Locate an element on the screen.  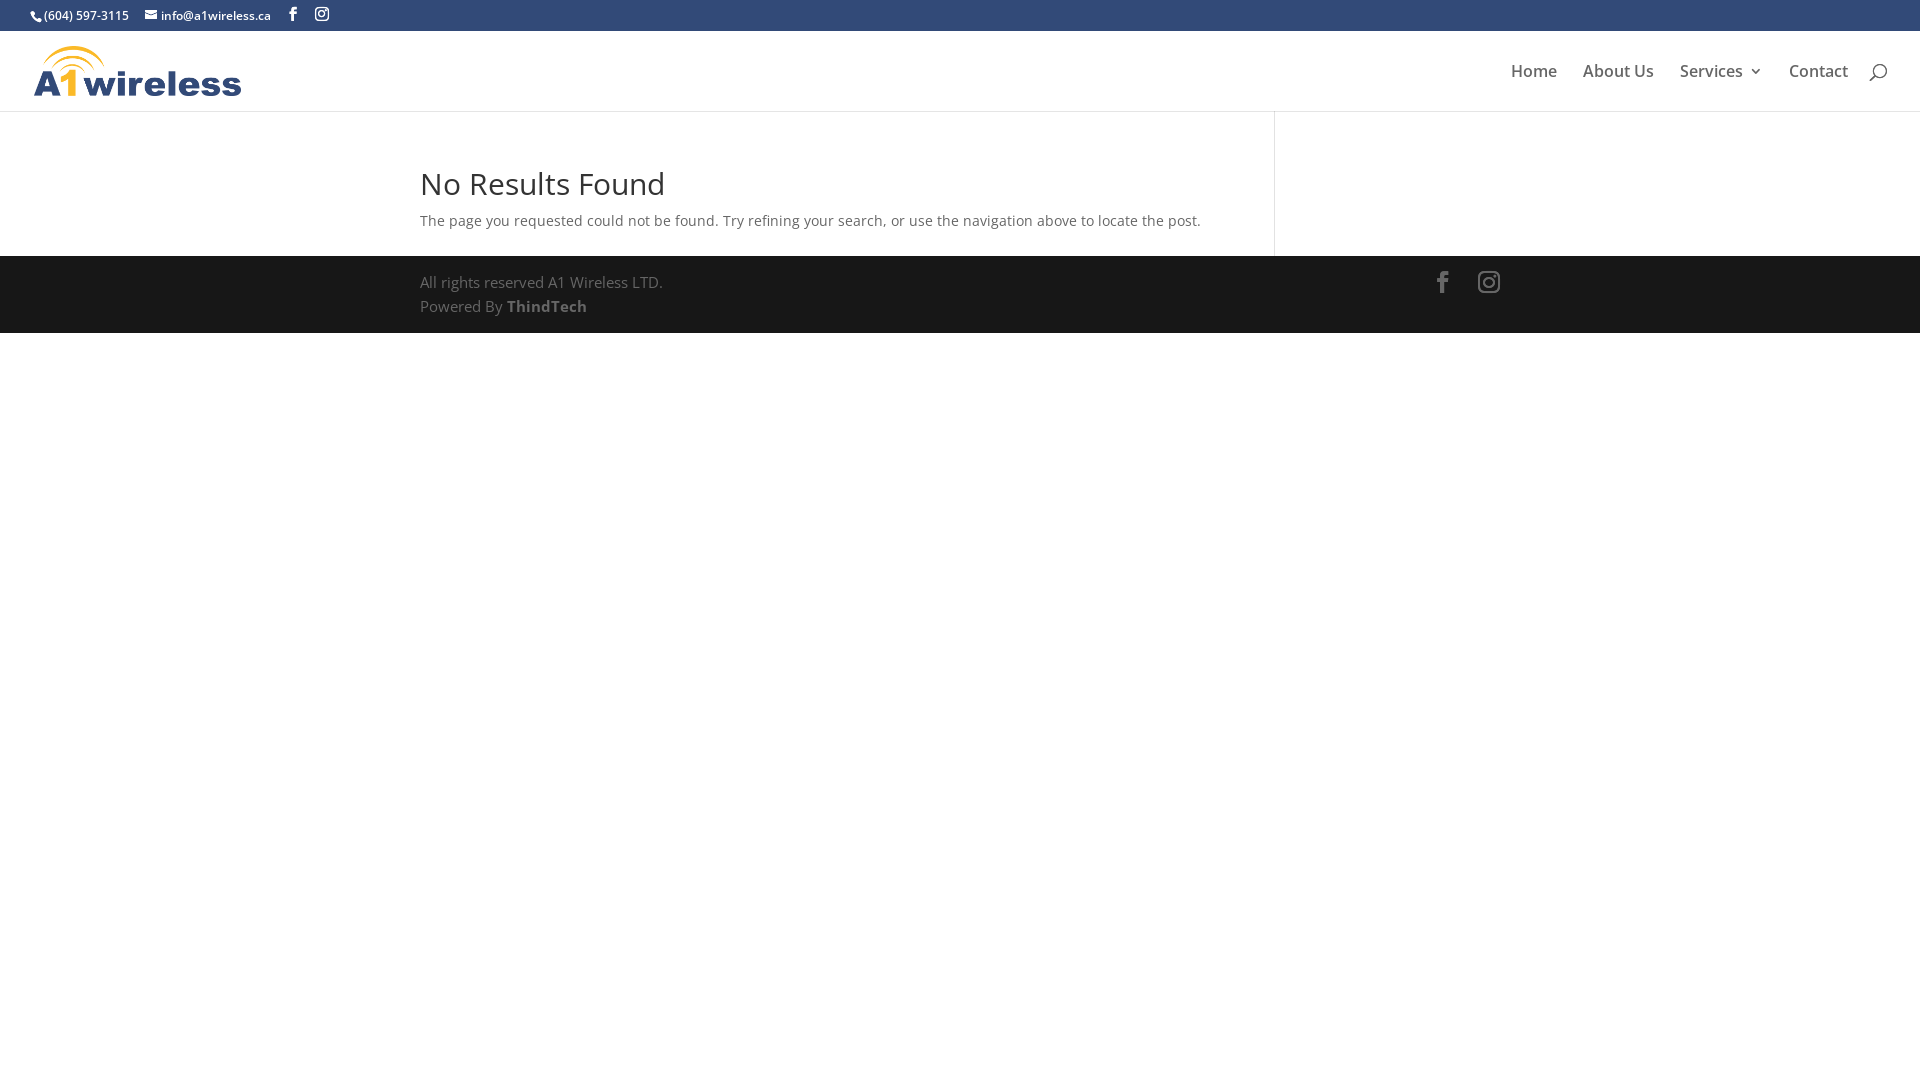
'ThindTech' is located at coordinates (545, 305).